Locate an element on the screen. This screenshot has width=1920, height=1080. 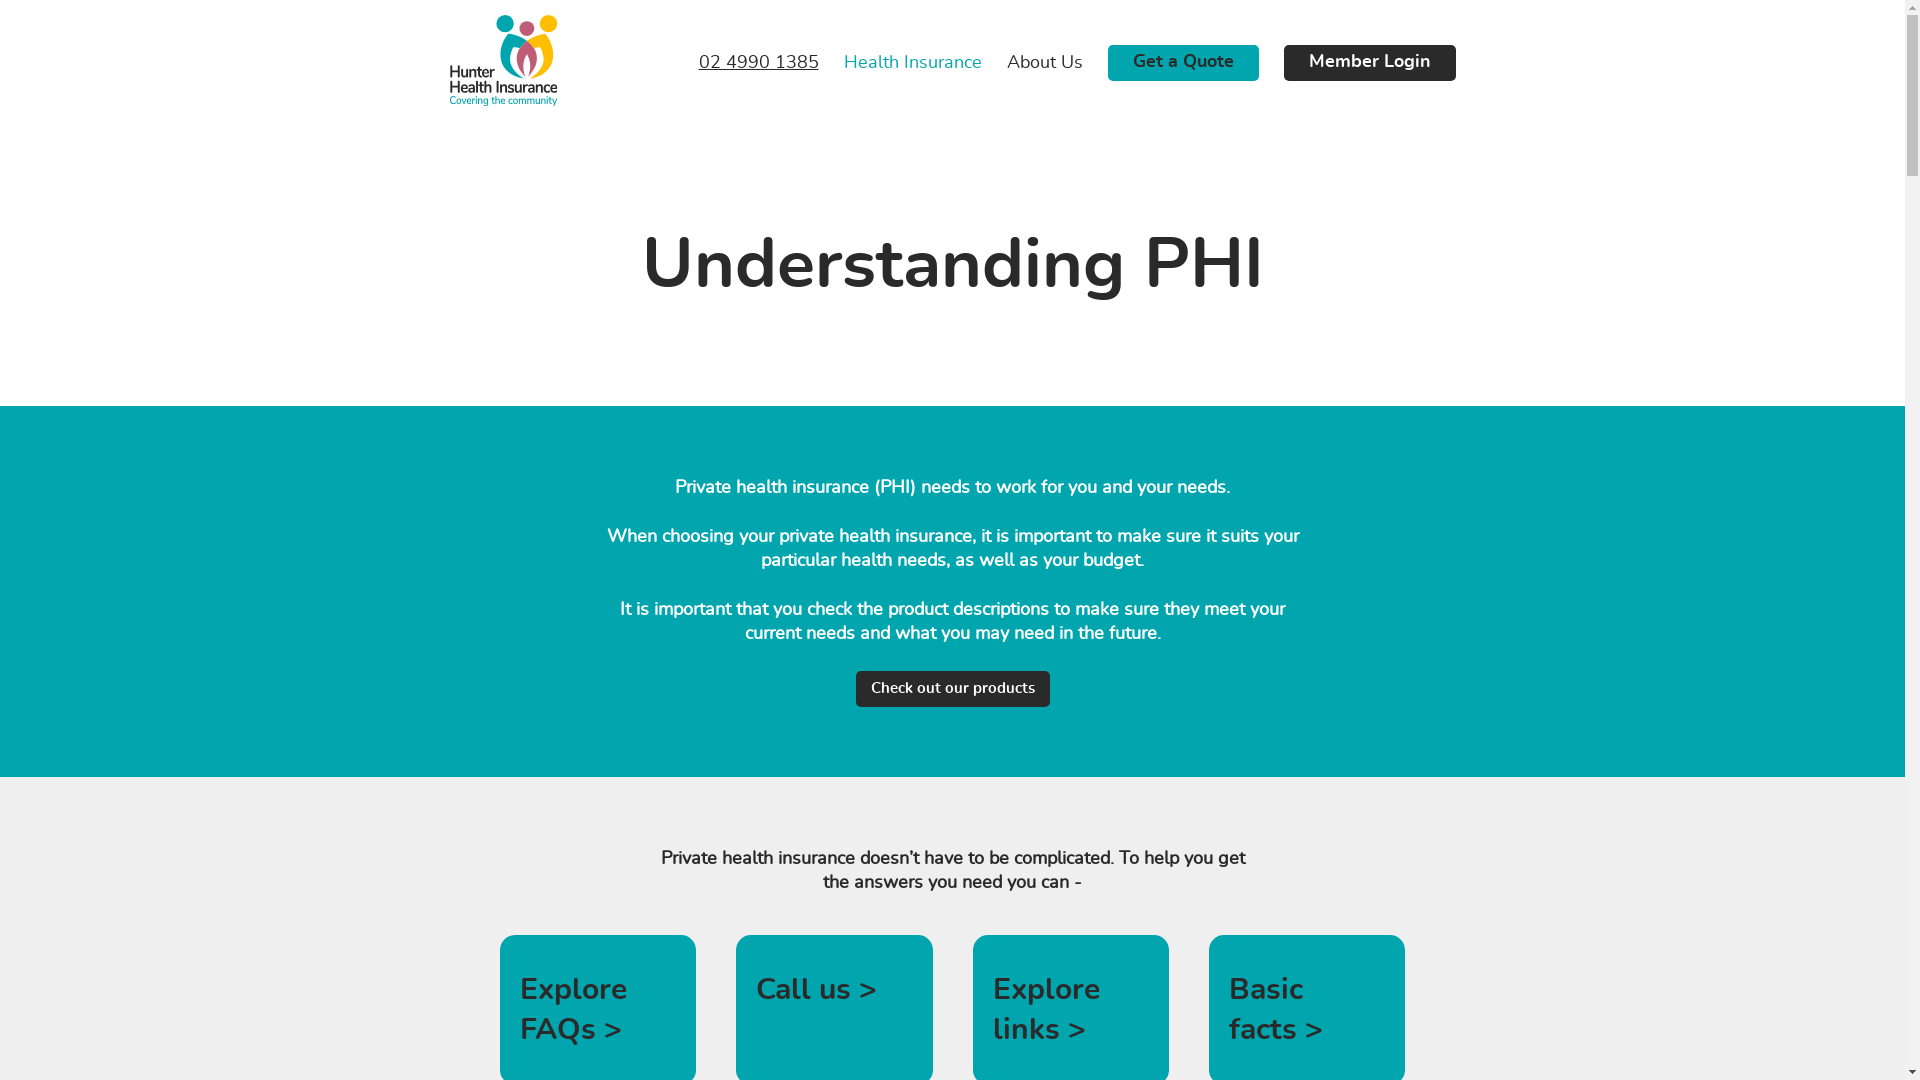
'About Us' is located at coordinates (1032, 61).